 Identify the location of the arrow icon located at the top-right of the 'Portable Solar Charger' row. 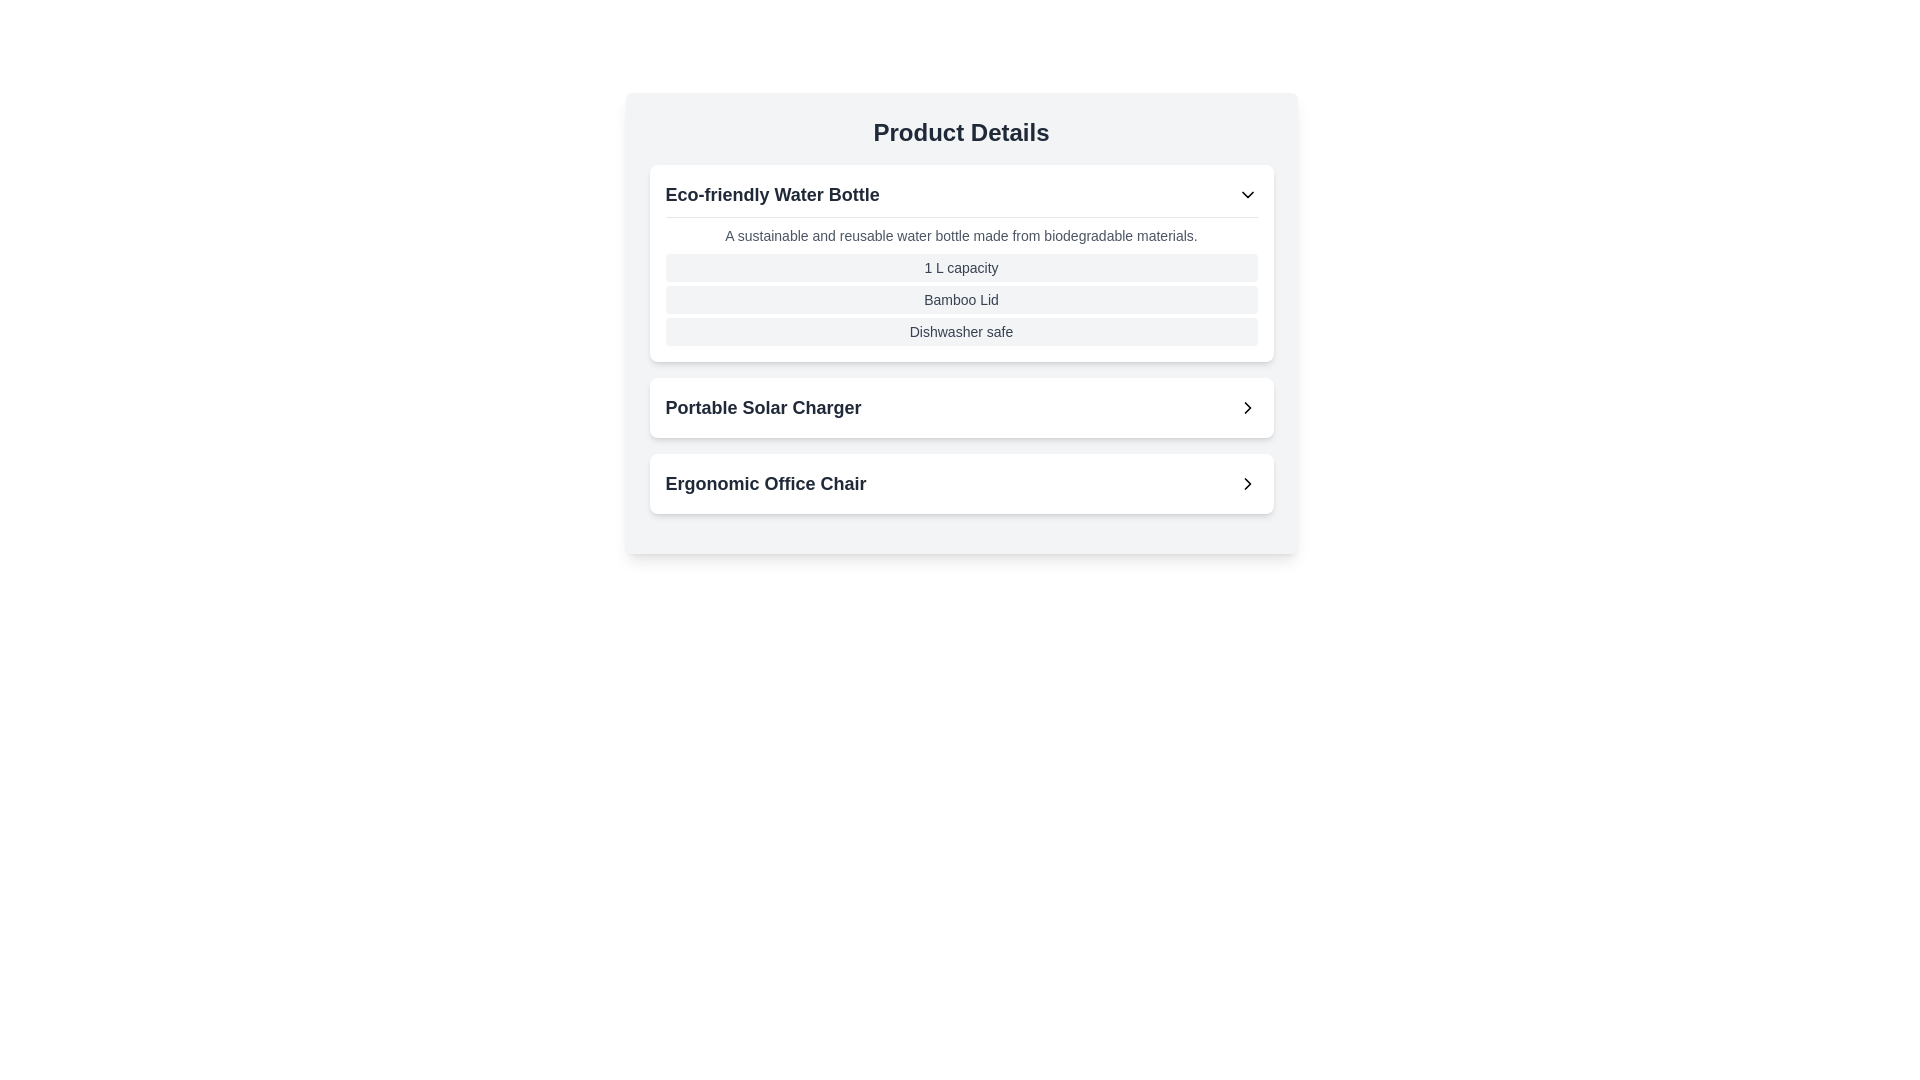
(1246, 407).